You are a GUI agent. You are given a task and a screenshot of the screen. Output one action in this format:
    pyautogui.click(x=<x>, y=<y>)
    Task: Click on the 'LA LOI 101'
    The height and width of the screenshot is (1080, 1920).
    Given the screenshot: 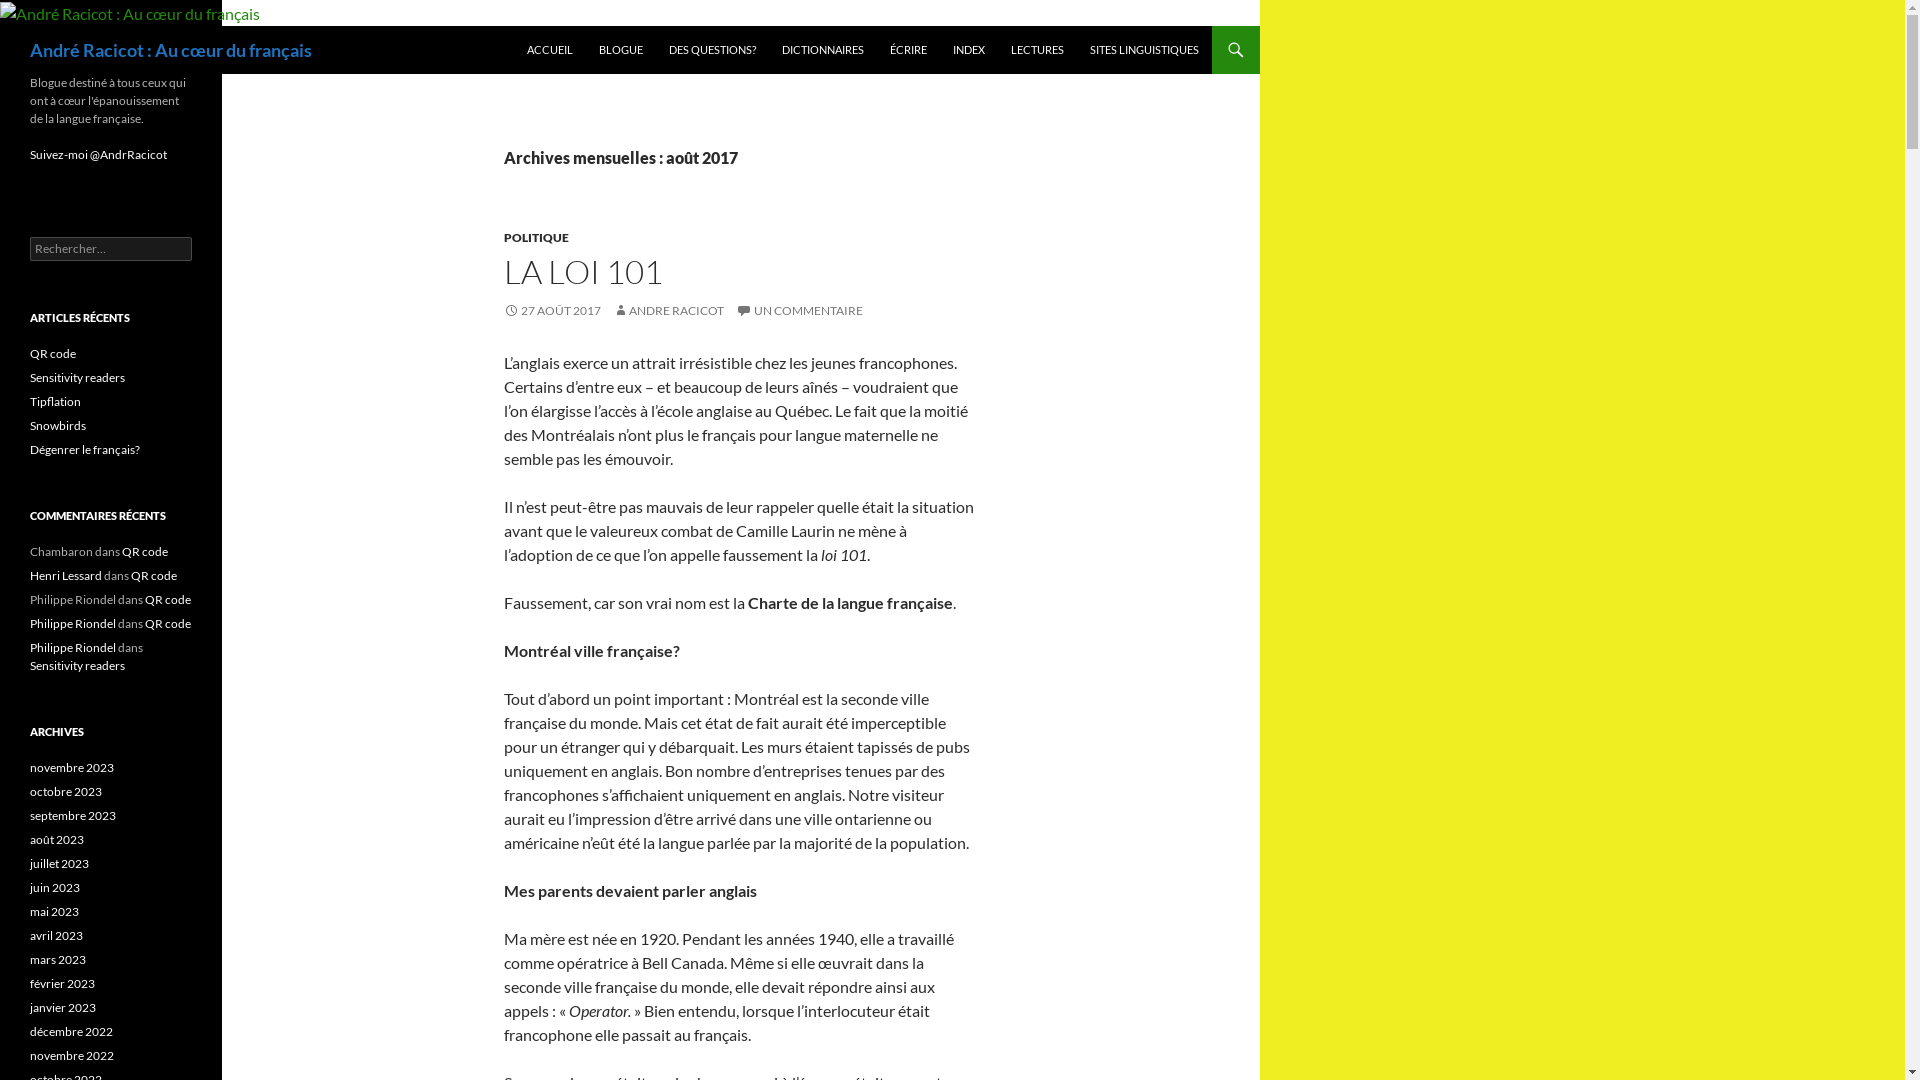 What is the action you would take?
    pyautogui.click(x=582, y=271)
    